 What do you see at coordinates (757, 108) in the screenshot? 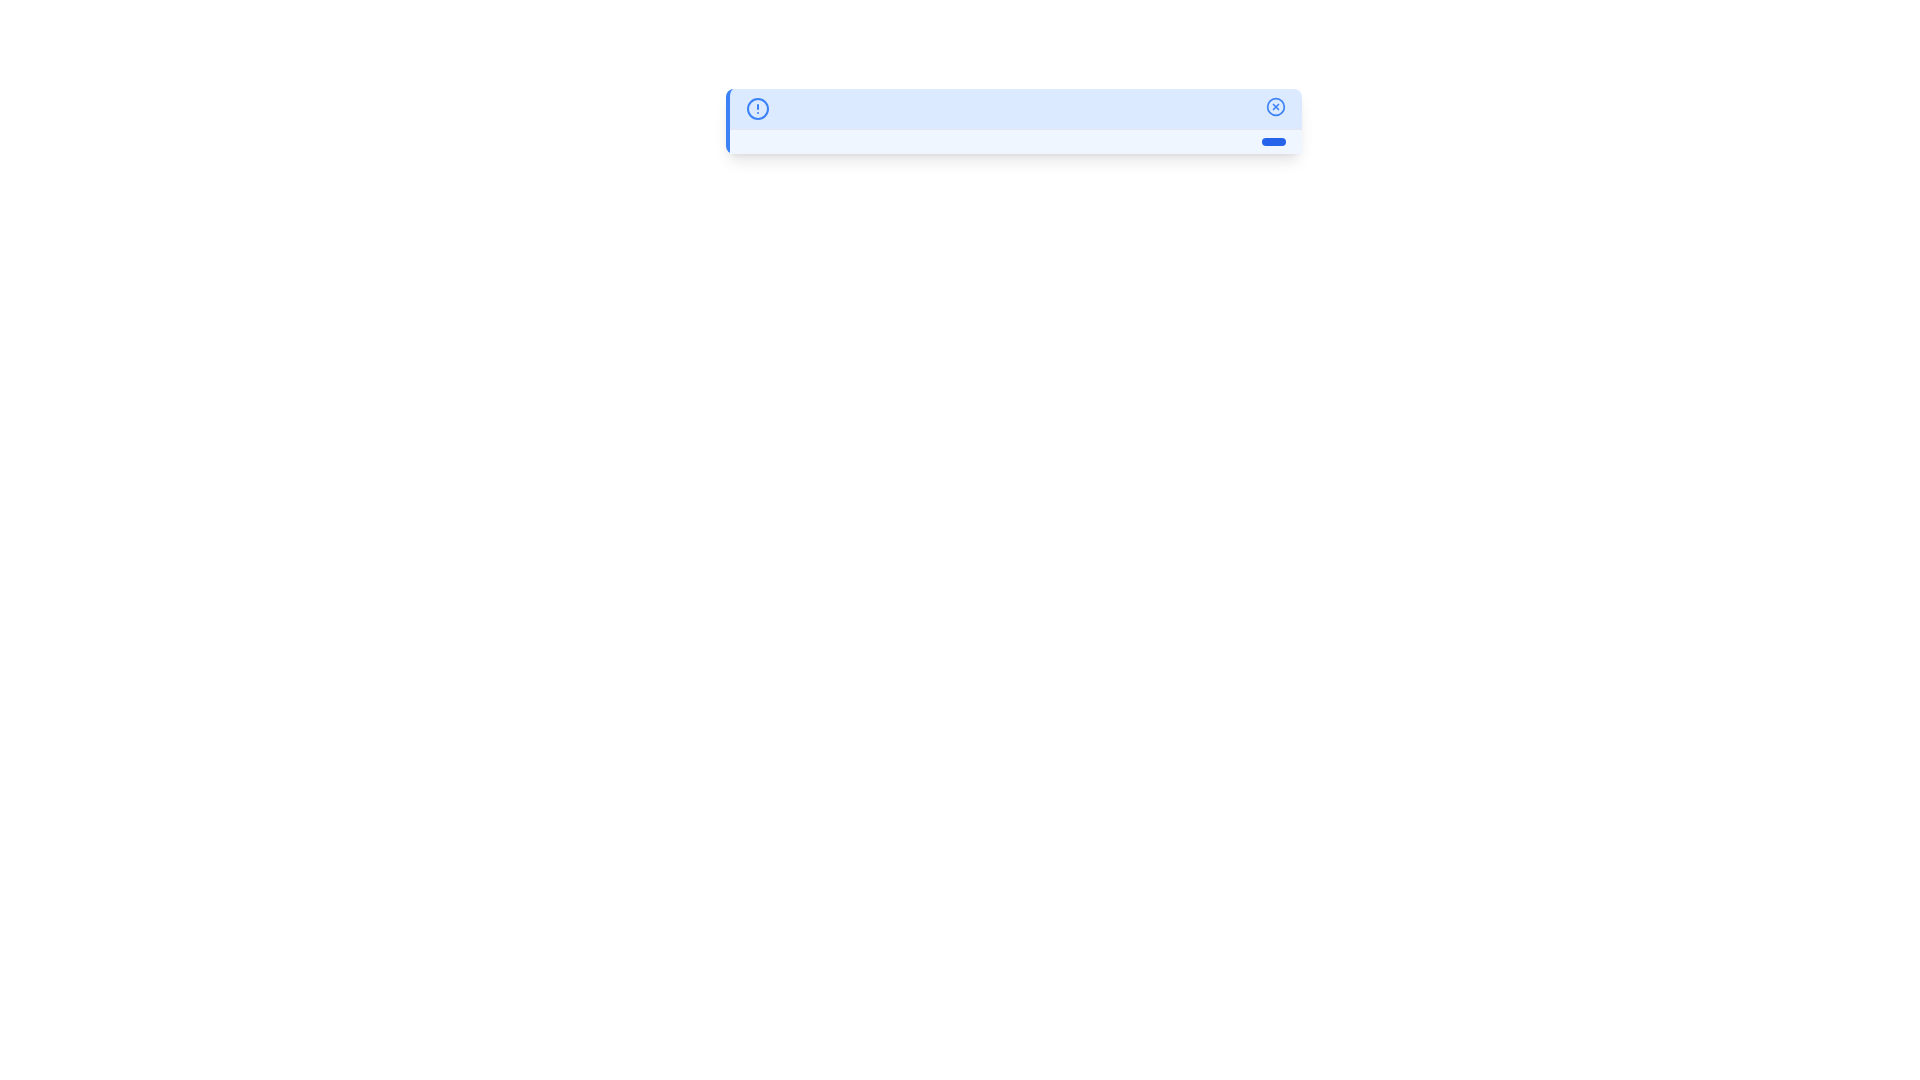
I see `the circular icon with a blue outline located in the top-left corner of the search bar area` at bounding box center [757, 108].